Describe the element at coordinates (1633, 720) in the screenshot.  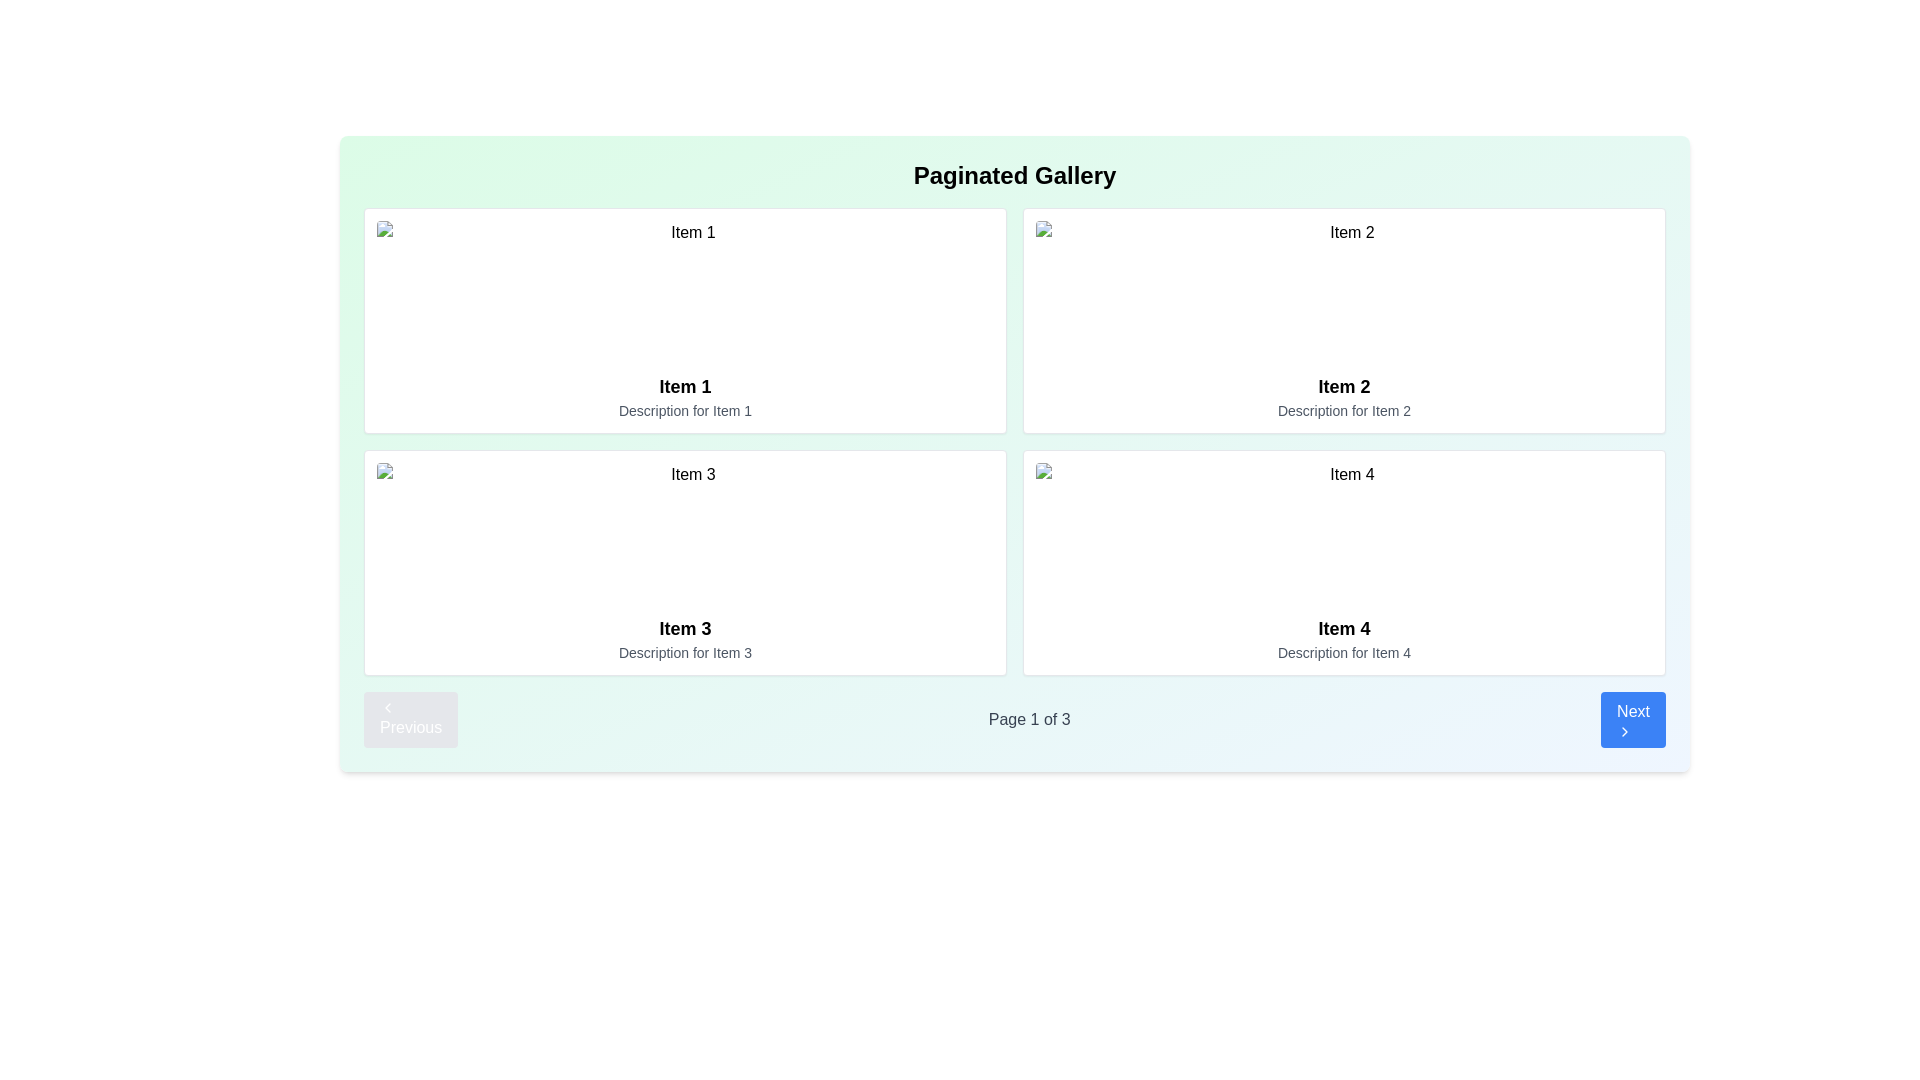
I see `the 'Next' button located at the bottom right of the pagination controls` at that location.